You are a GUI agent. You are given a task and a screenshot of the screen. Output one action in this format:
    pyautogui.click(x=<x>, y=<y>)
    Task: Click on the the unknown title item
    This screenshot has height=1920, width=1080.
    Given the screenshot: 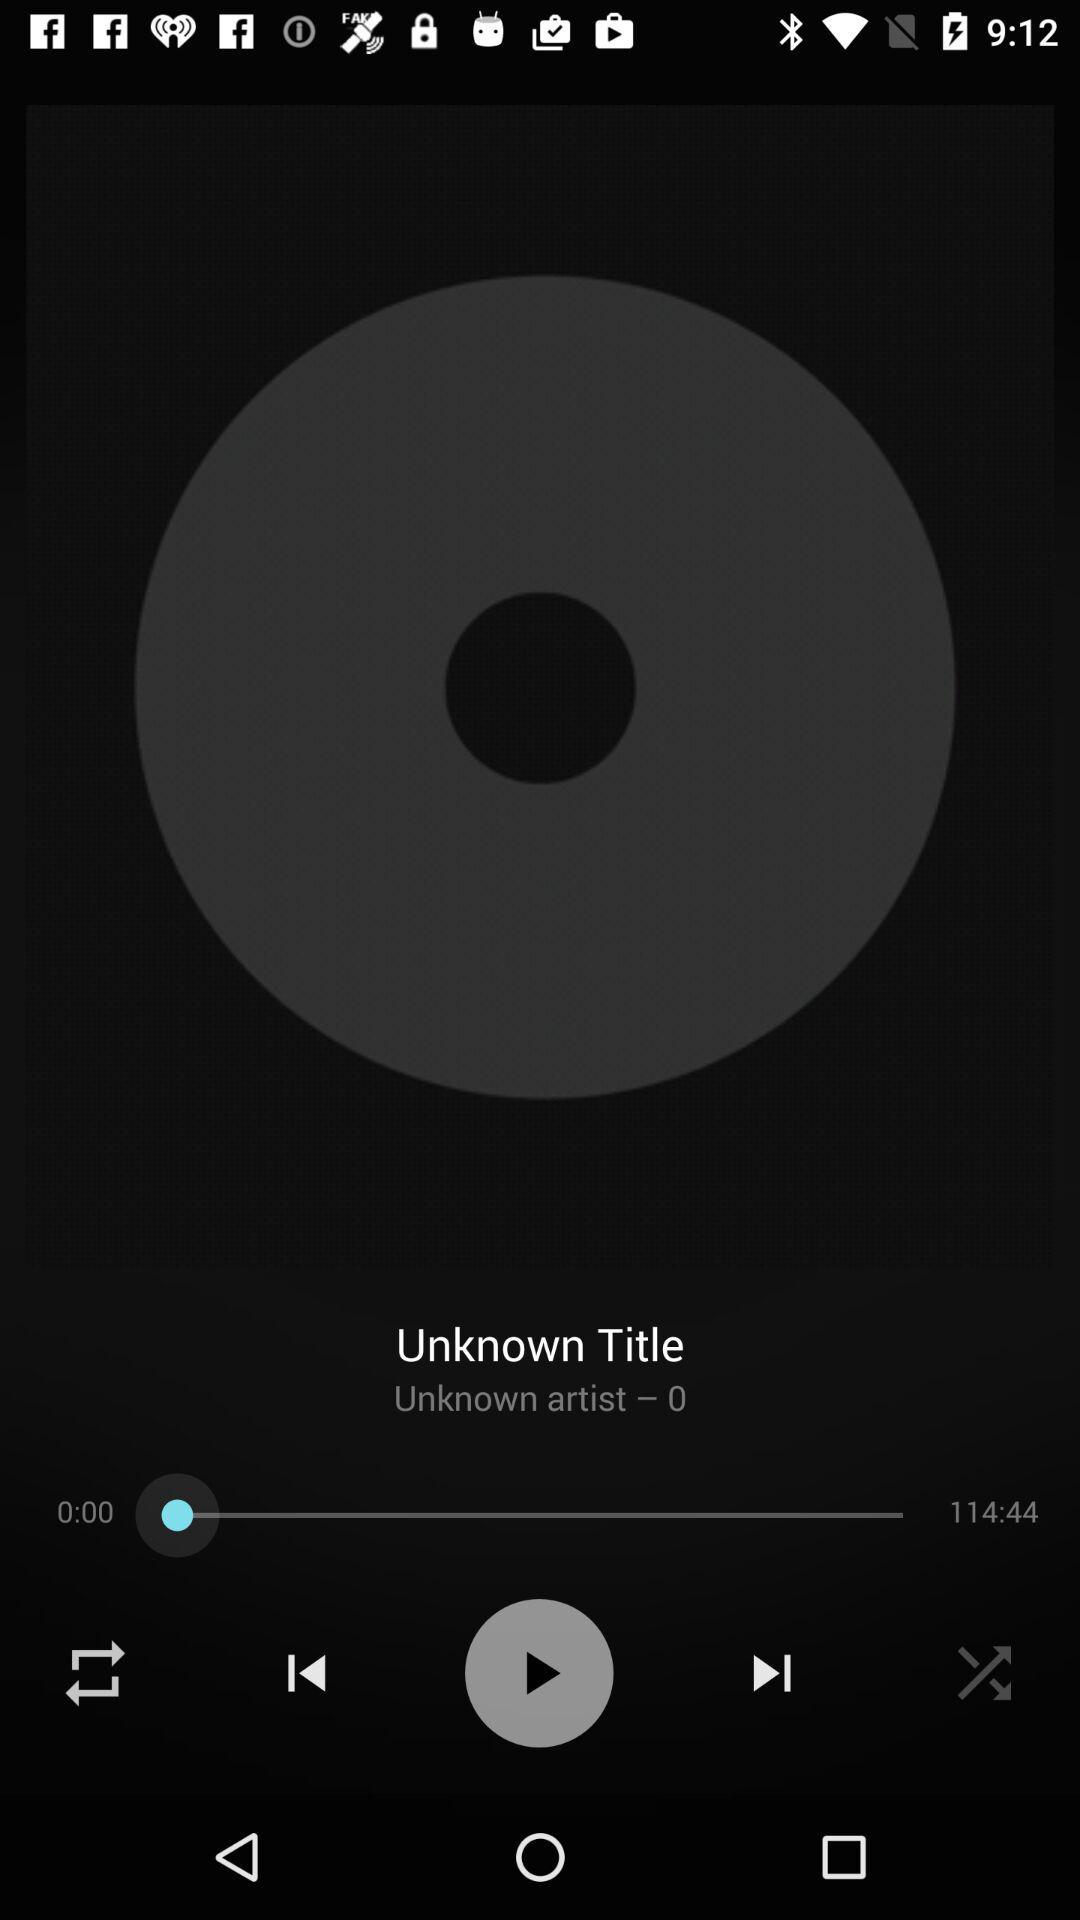 What is the action you would take?
    pyautogui.click(x=540, y=1321)
    